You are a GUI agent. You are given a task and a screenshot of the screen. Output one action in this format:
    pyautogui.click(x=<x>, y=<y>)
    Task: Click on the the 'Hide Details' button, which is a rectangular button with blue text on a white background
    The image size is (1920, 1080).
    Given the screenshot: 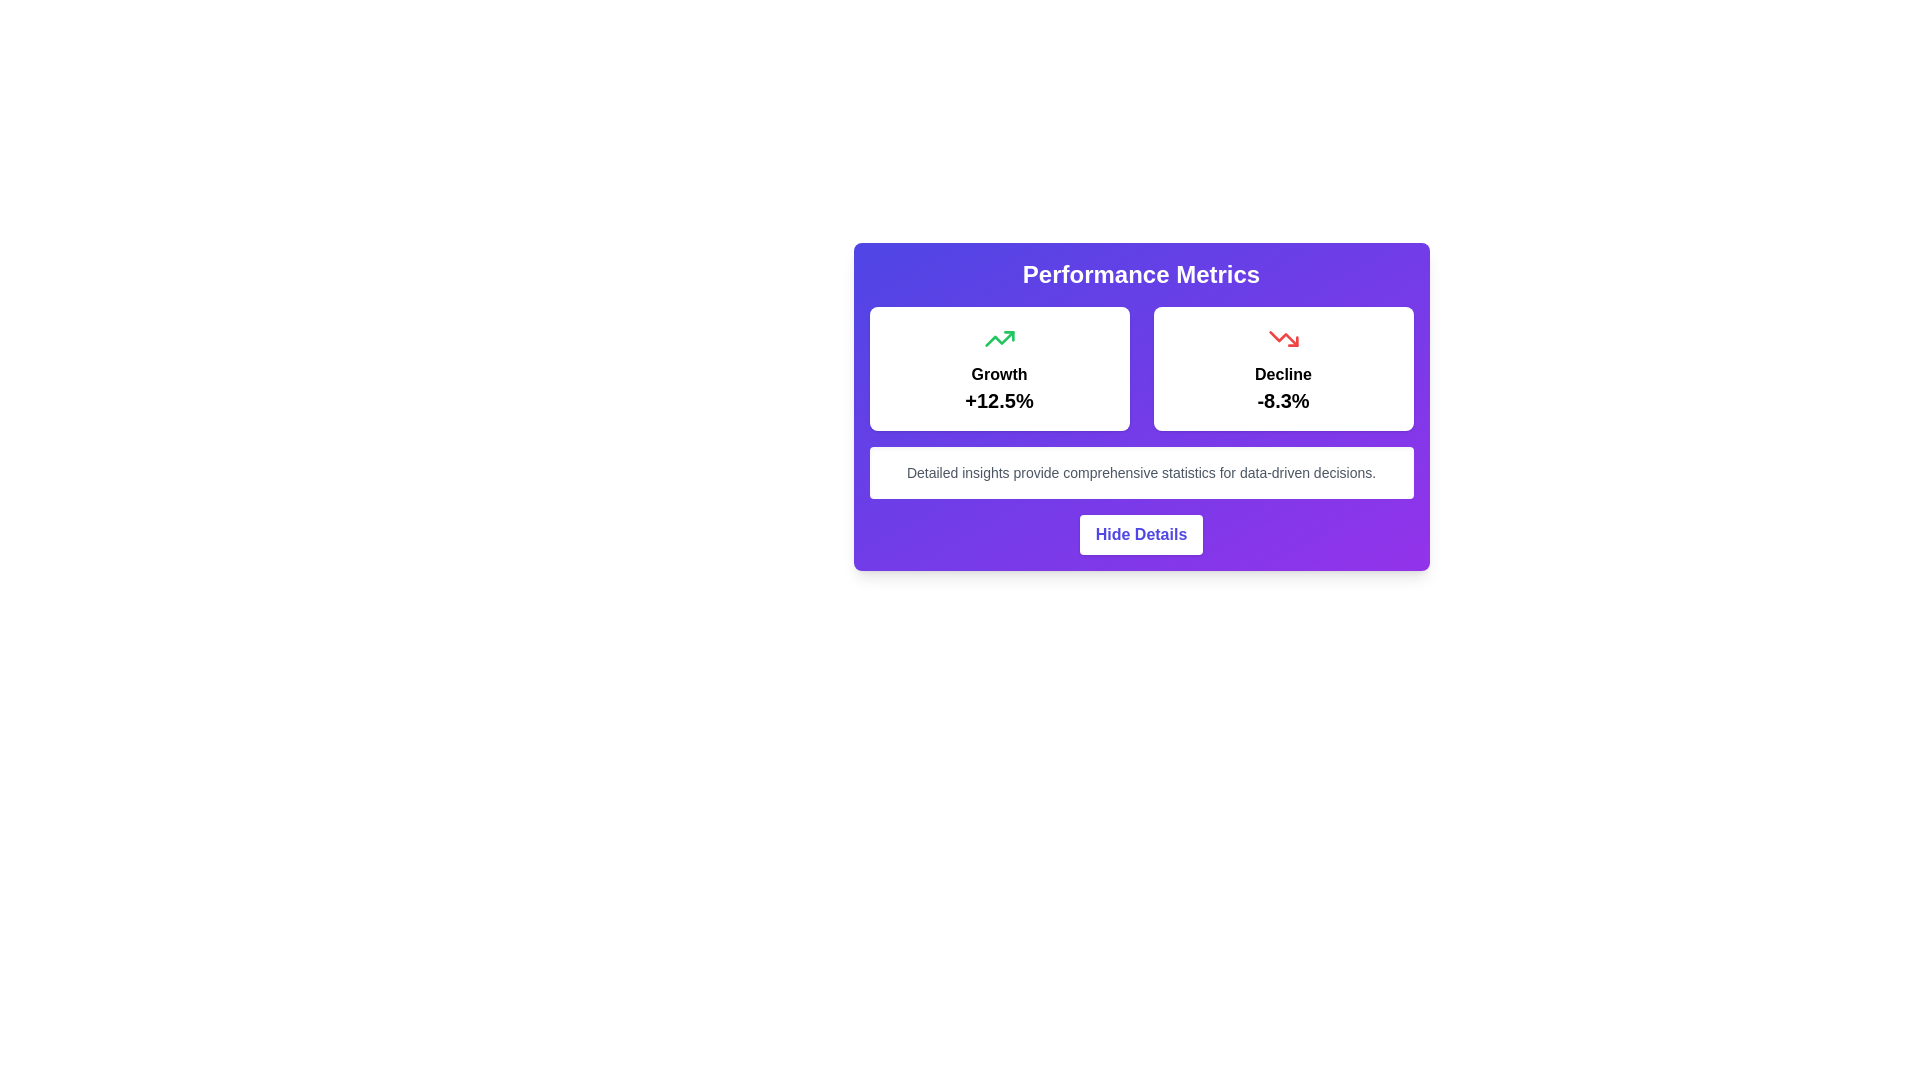 What is the action you would take?
    pyautogui.click(x=1141, y=534)
    